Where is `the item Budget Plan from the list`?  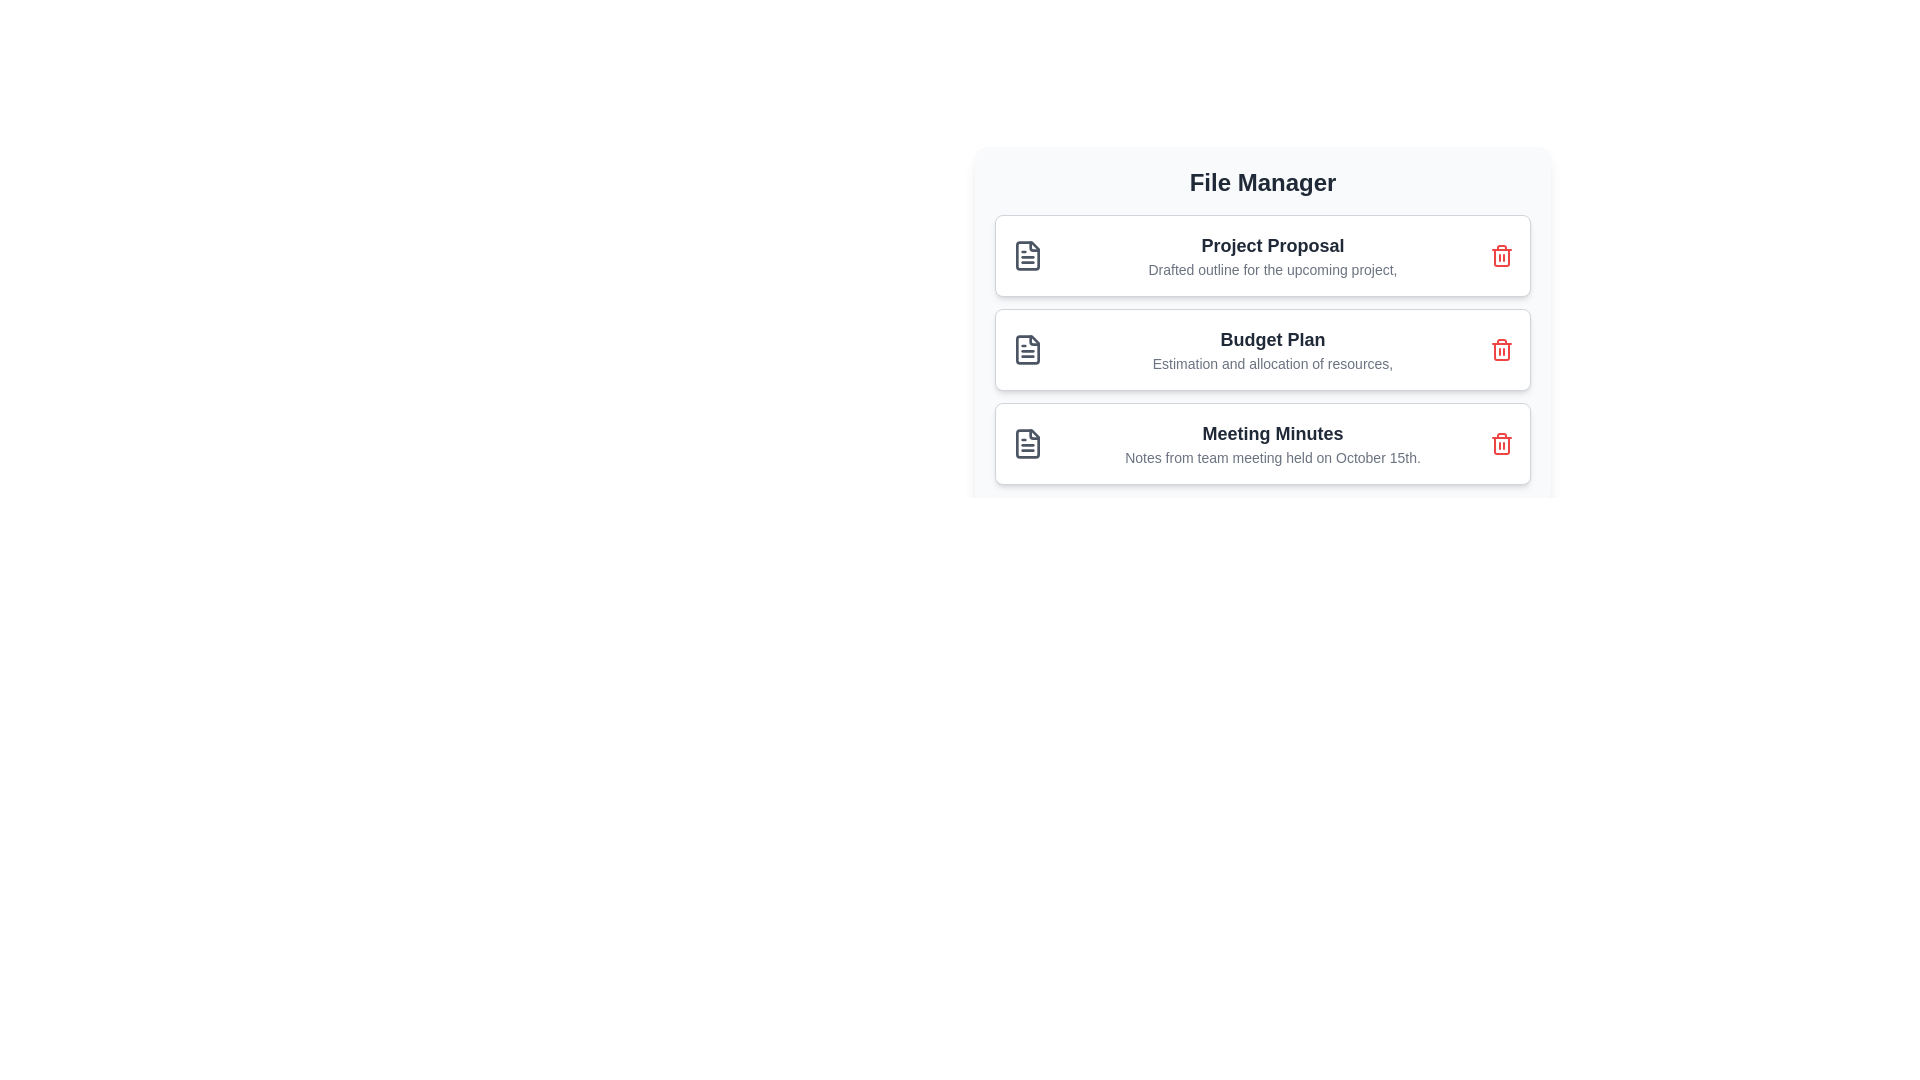
the item Budget Plan from the list is located at coordinates (1261, 349).